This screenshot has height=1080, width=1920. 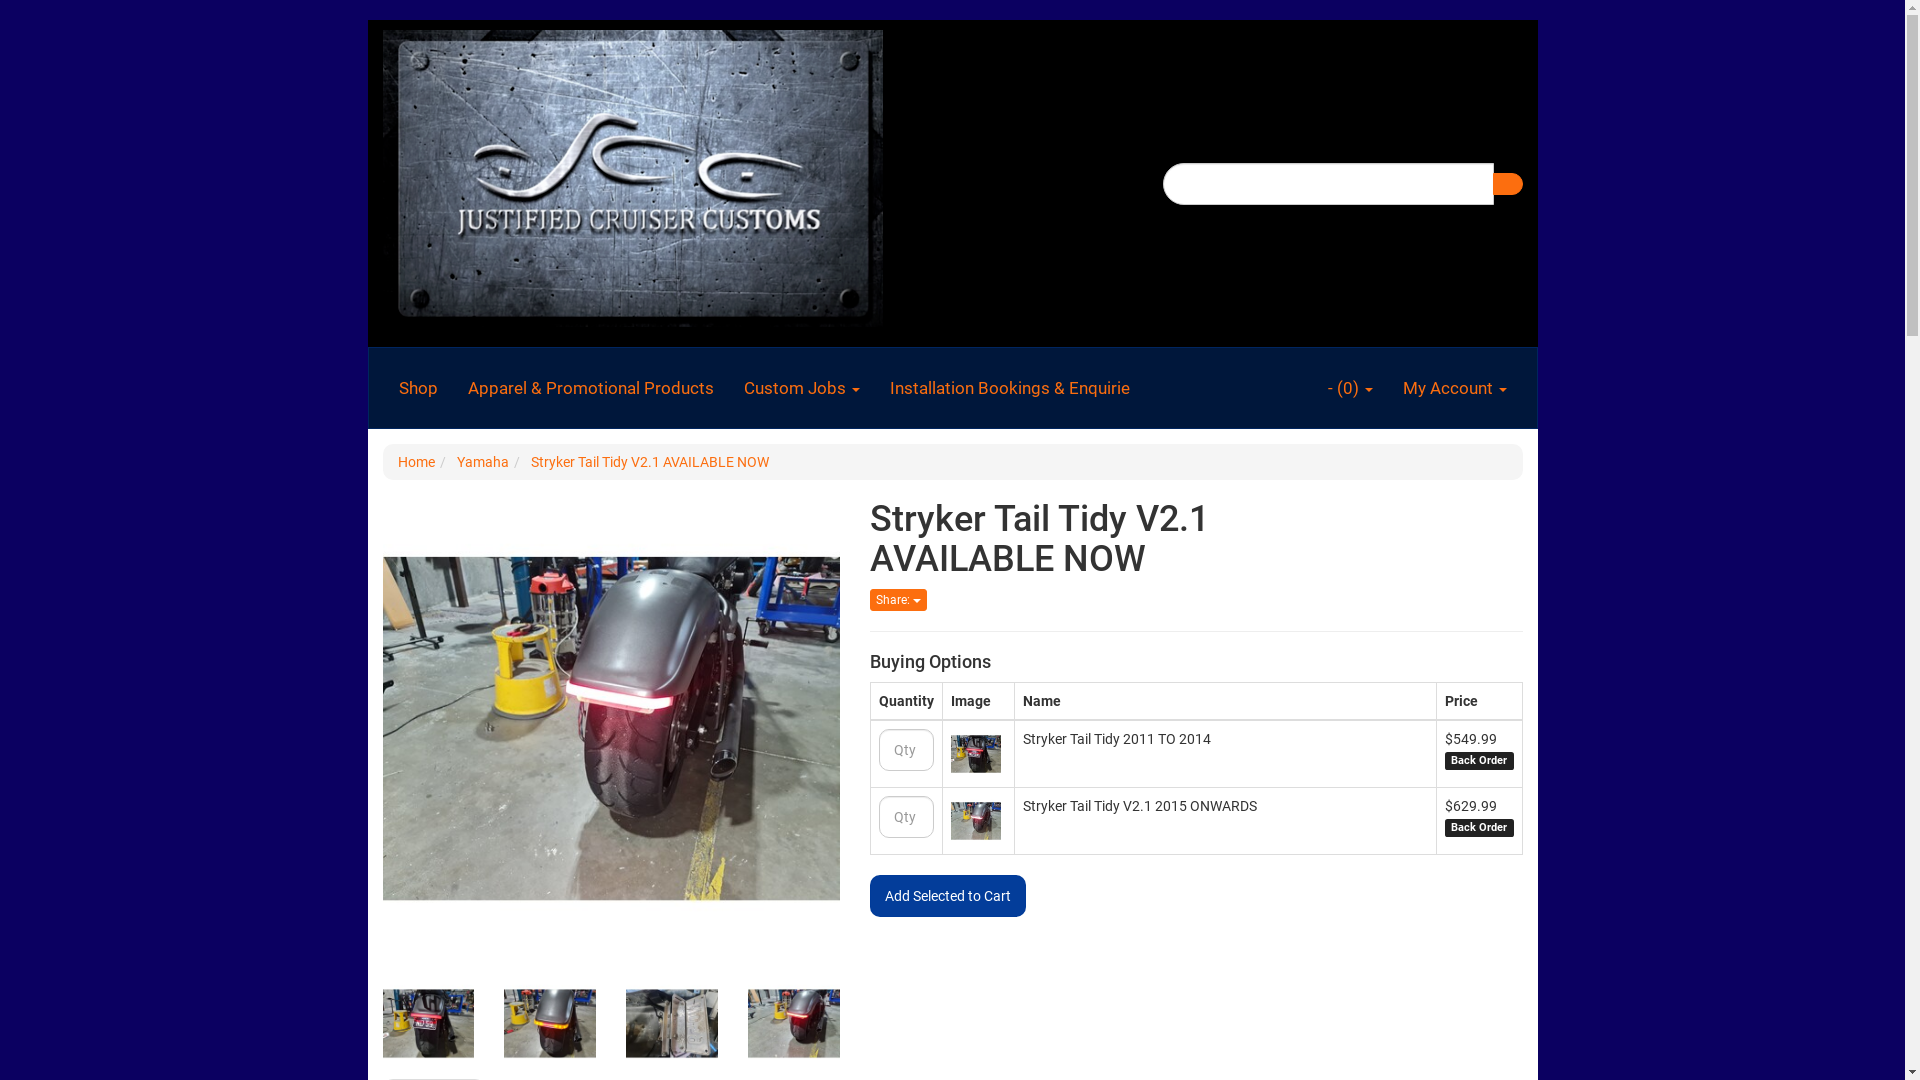 I want to click on 'Large View', so click(x=426, y=1023).